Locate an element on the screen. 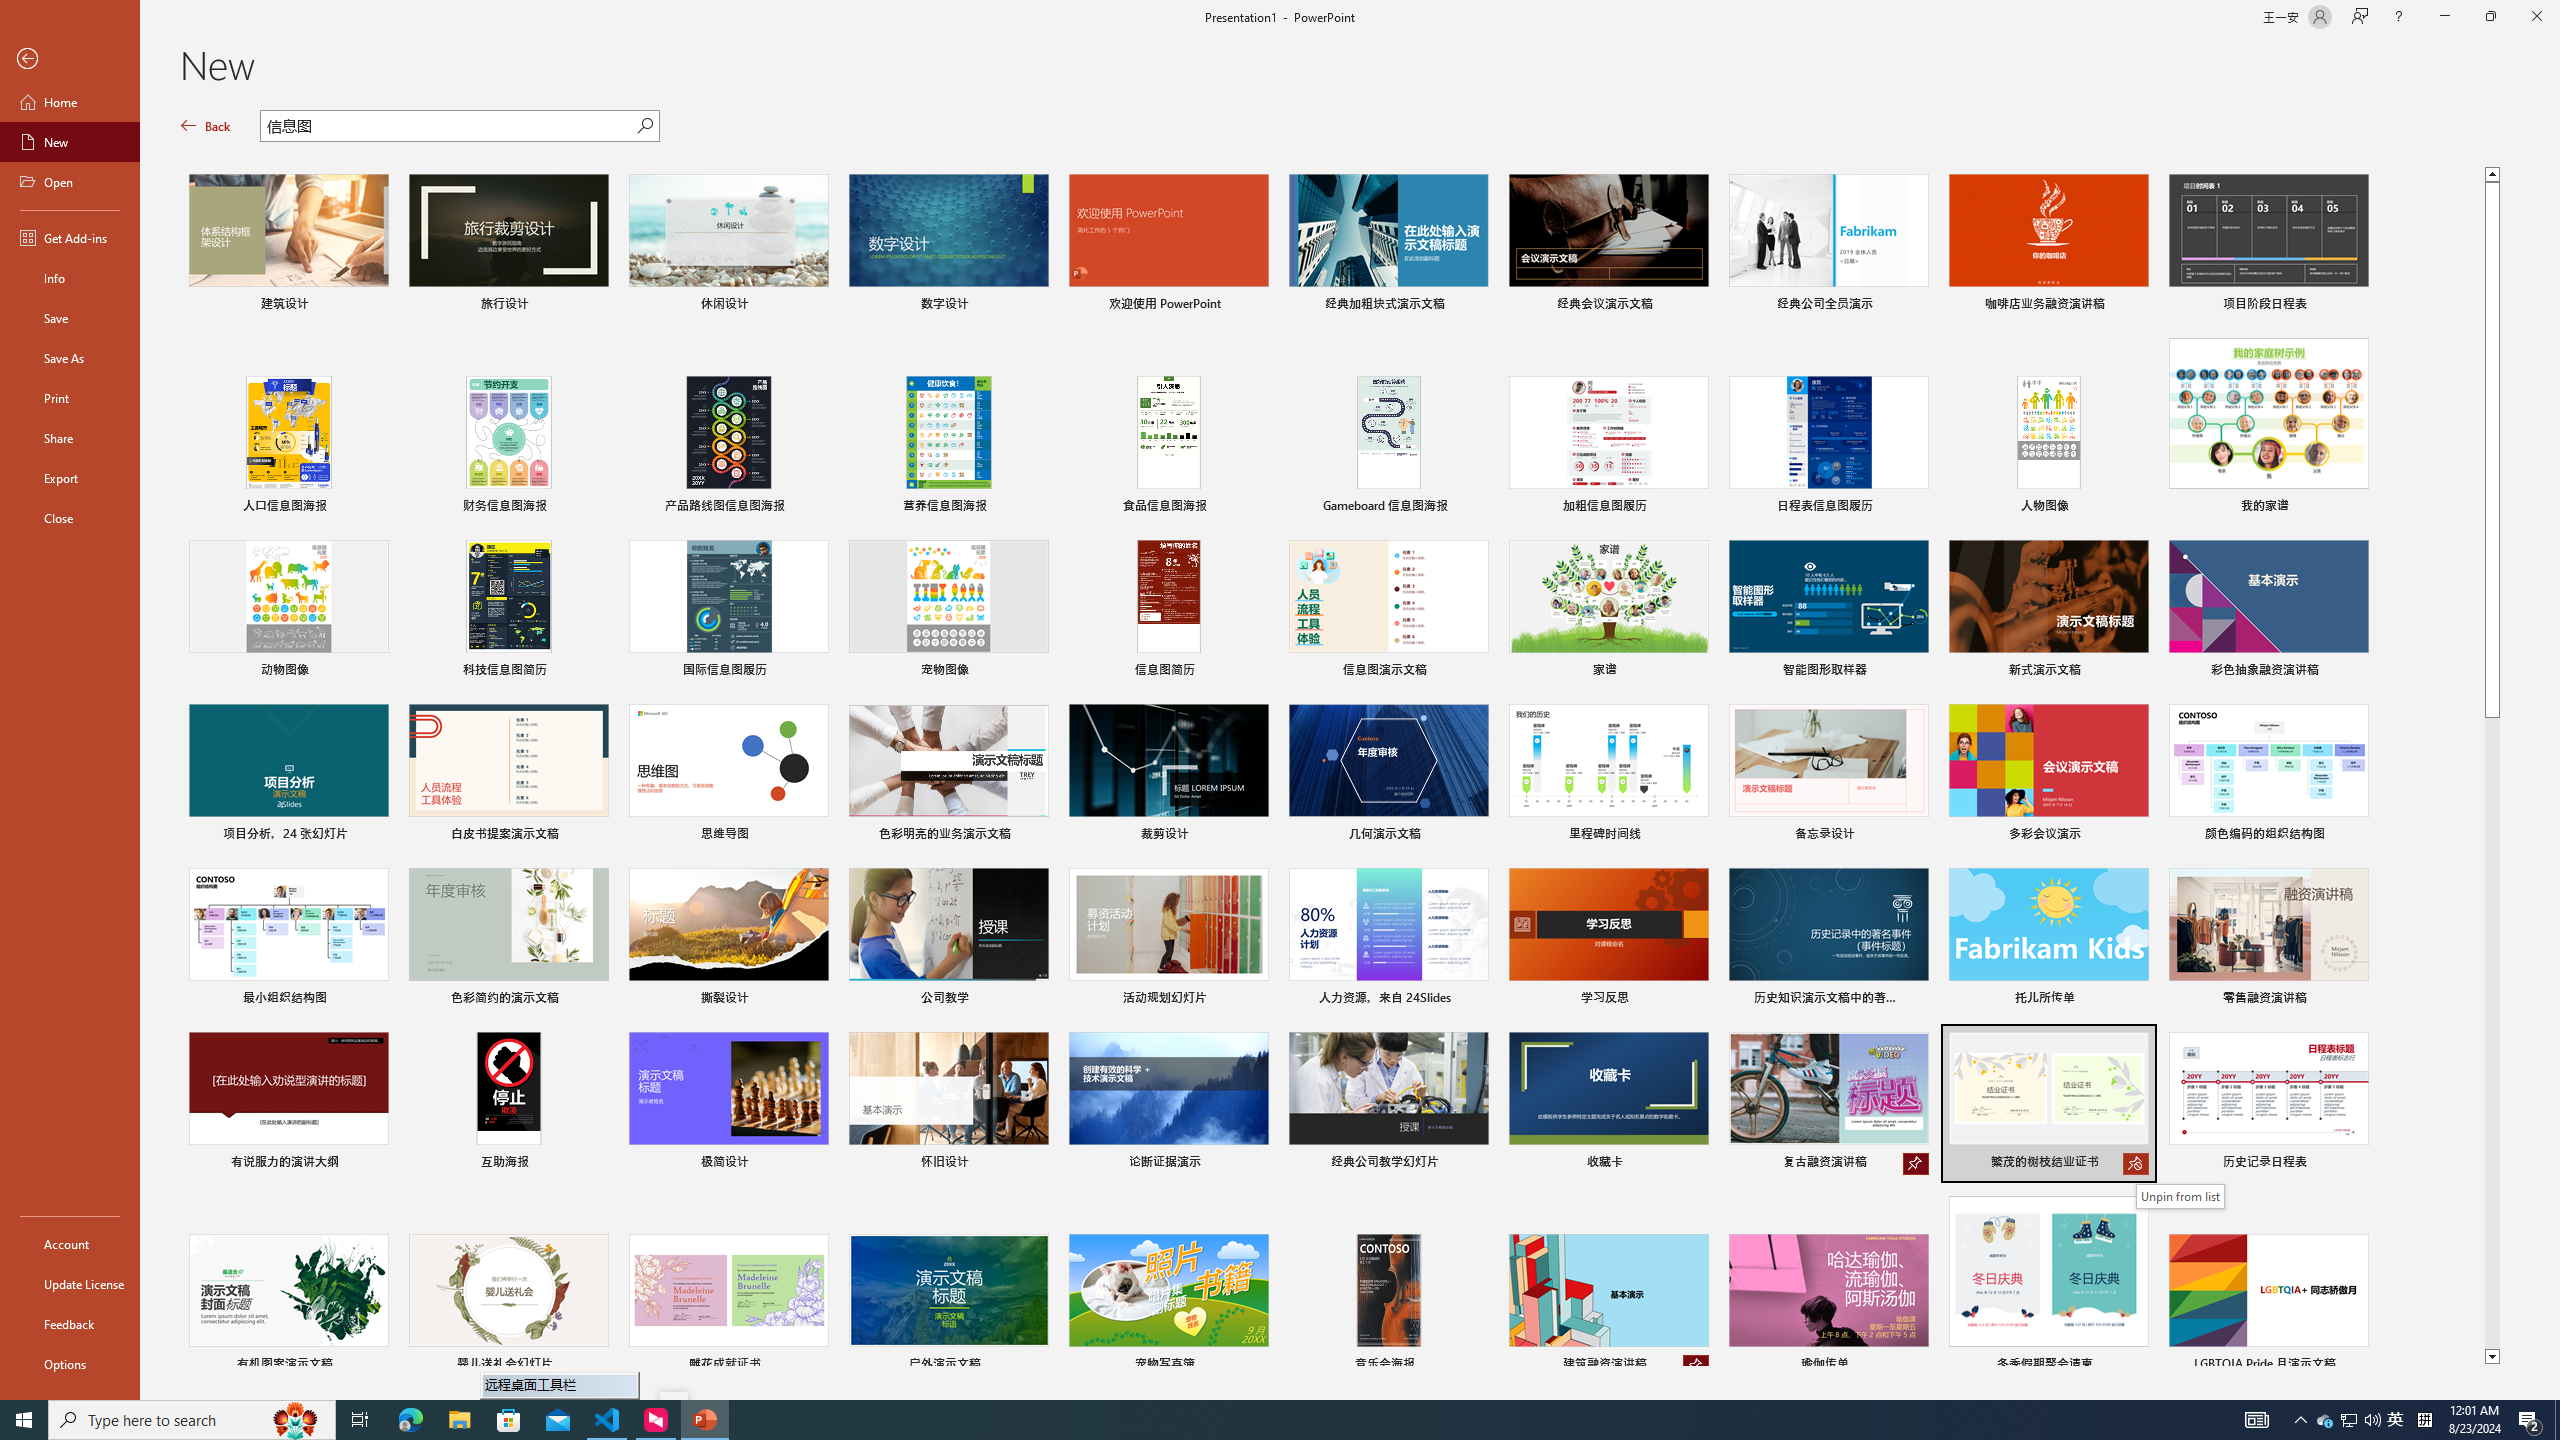 Image resolution: width=2560 pixels, height=1440 pixels. 'Get Add-ins' is located at coordinates (69, 237).